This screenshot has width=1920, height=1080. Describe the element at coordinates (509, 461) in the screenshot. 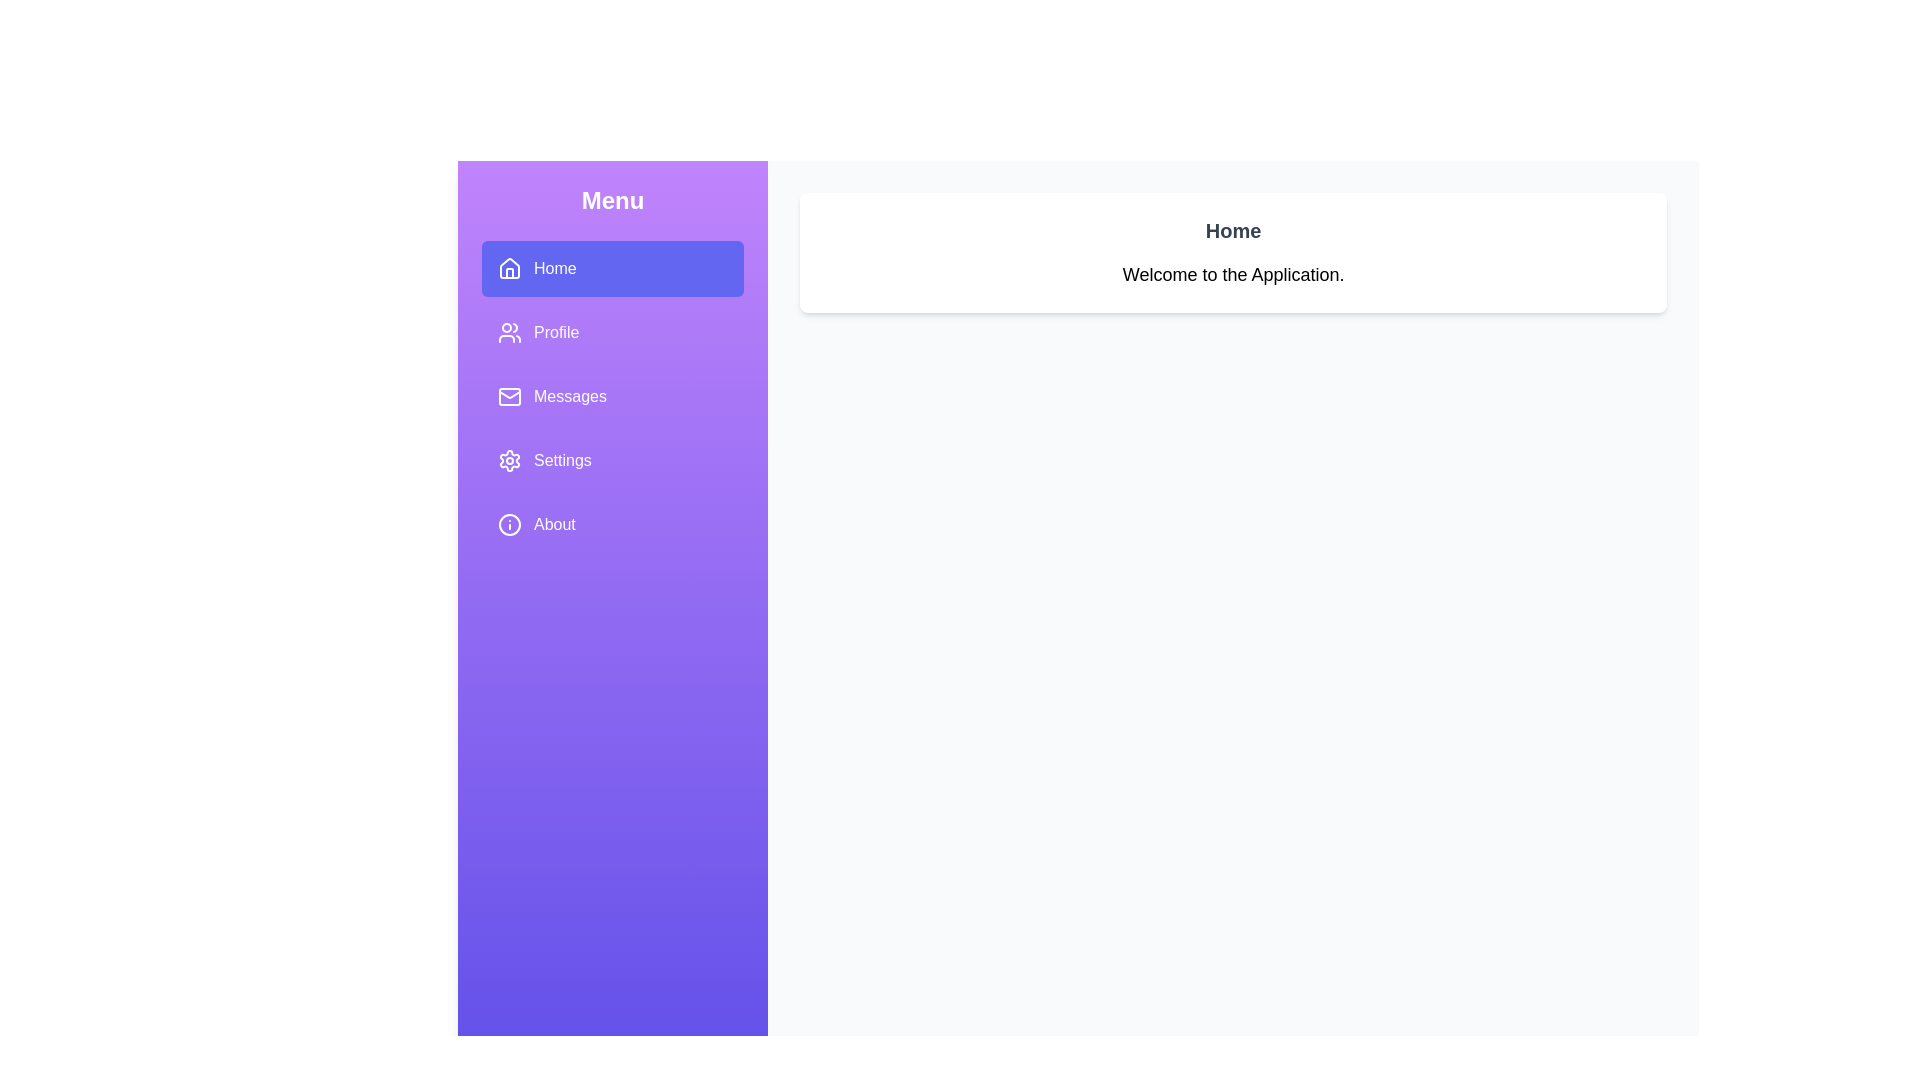

I see `the graphic icon embedded within the settings menu` at that location.